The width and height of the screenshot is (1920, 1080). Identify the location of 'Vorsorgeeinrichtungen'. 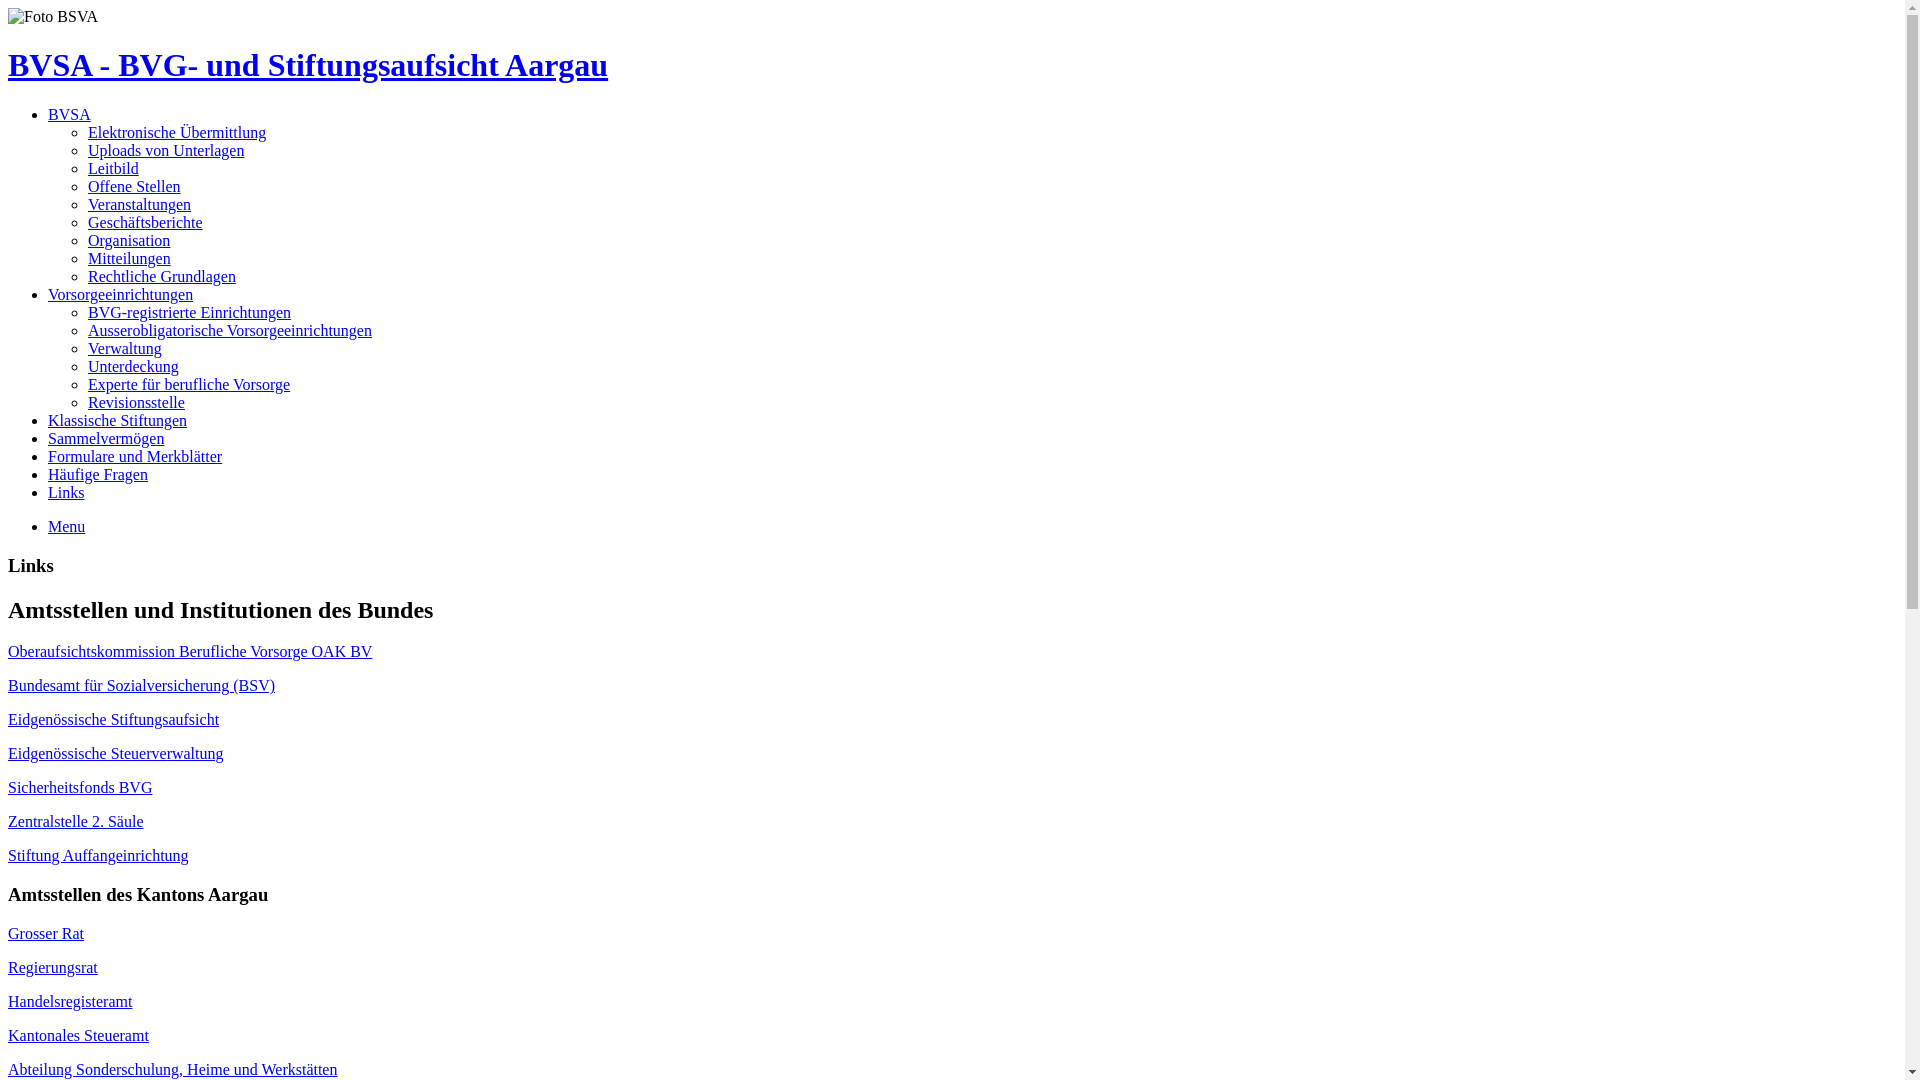
(119, 294).